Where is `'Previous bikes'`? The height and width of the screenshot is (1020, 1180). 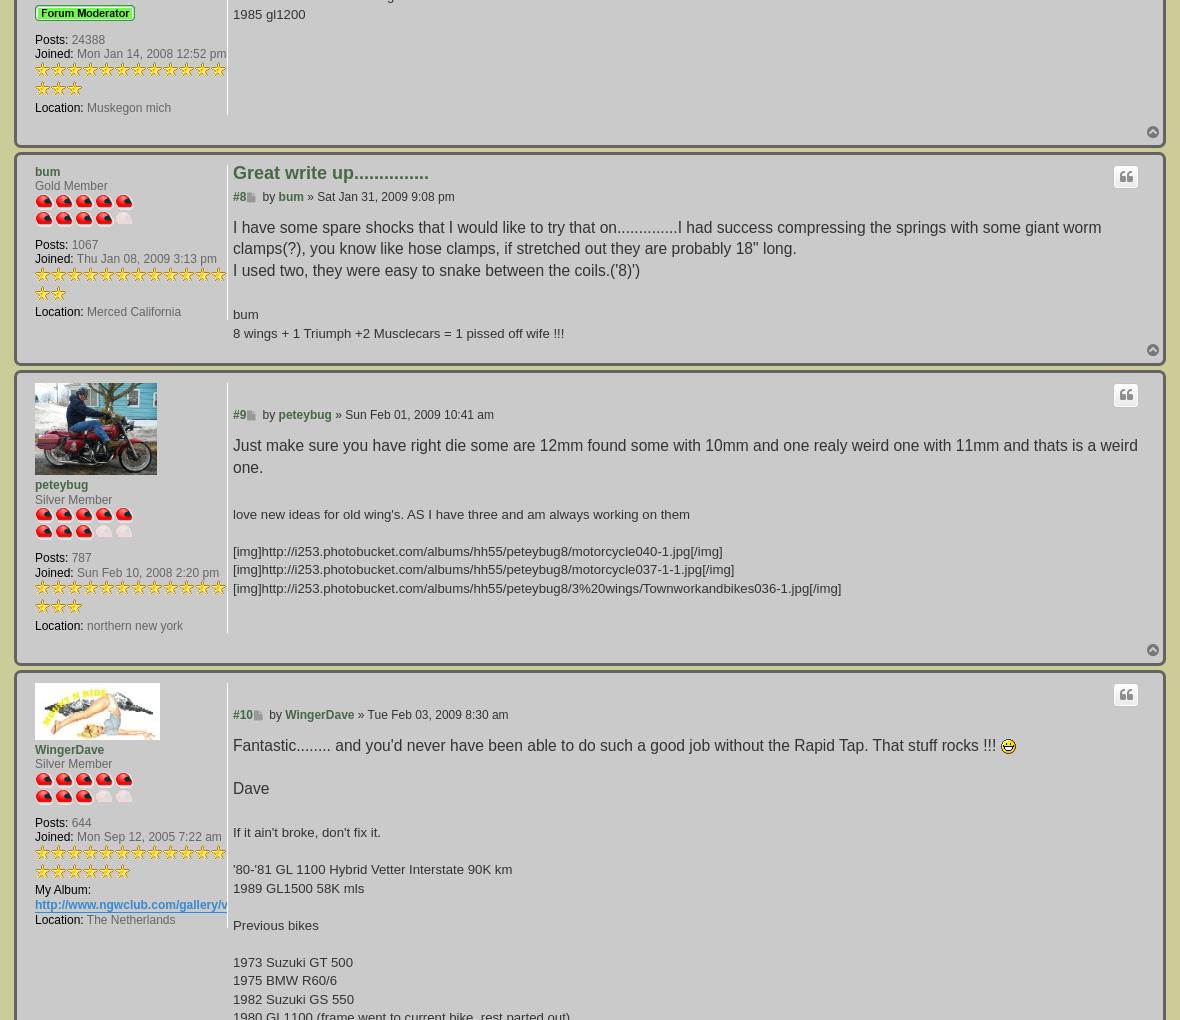
'Previous bikes' is located at coordinates (233, 924).